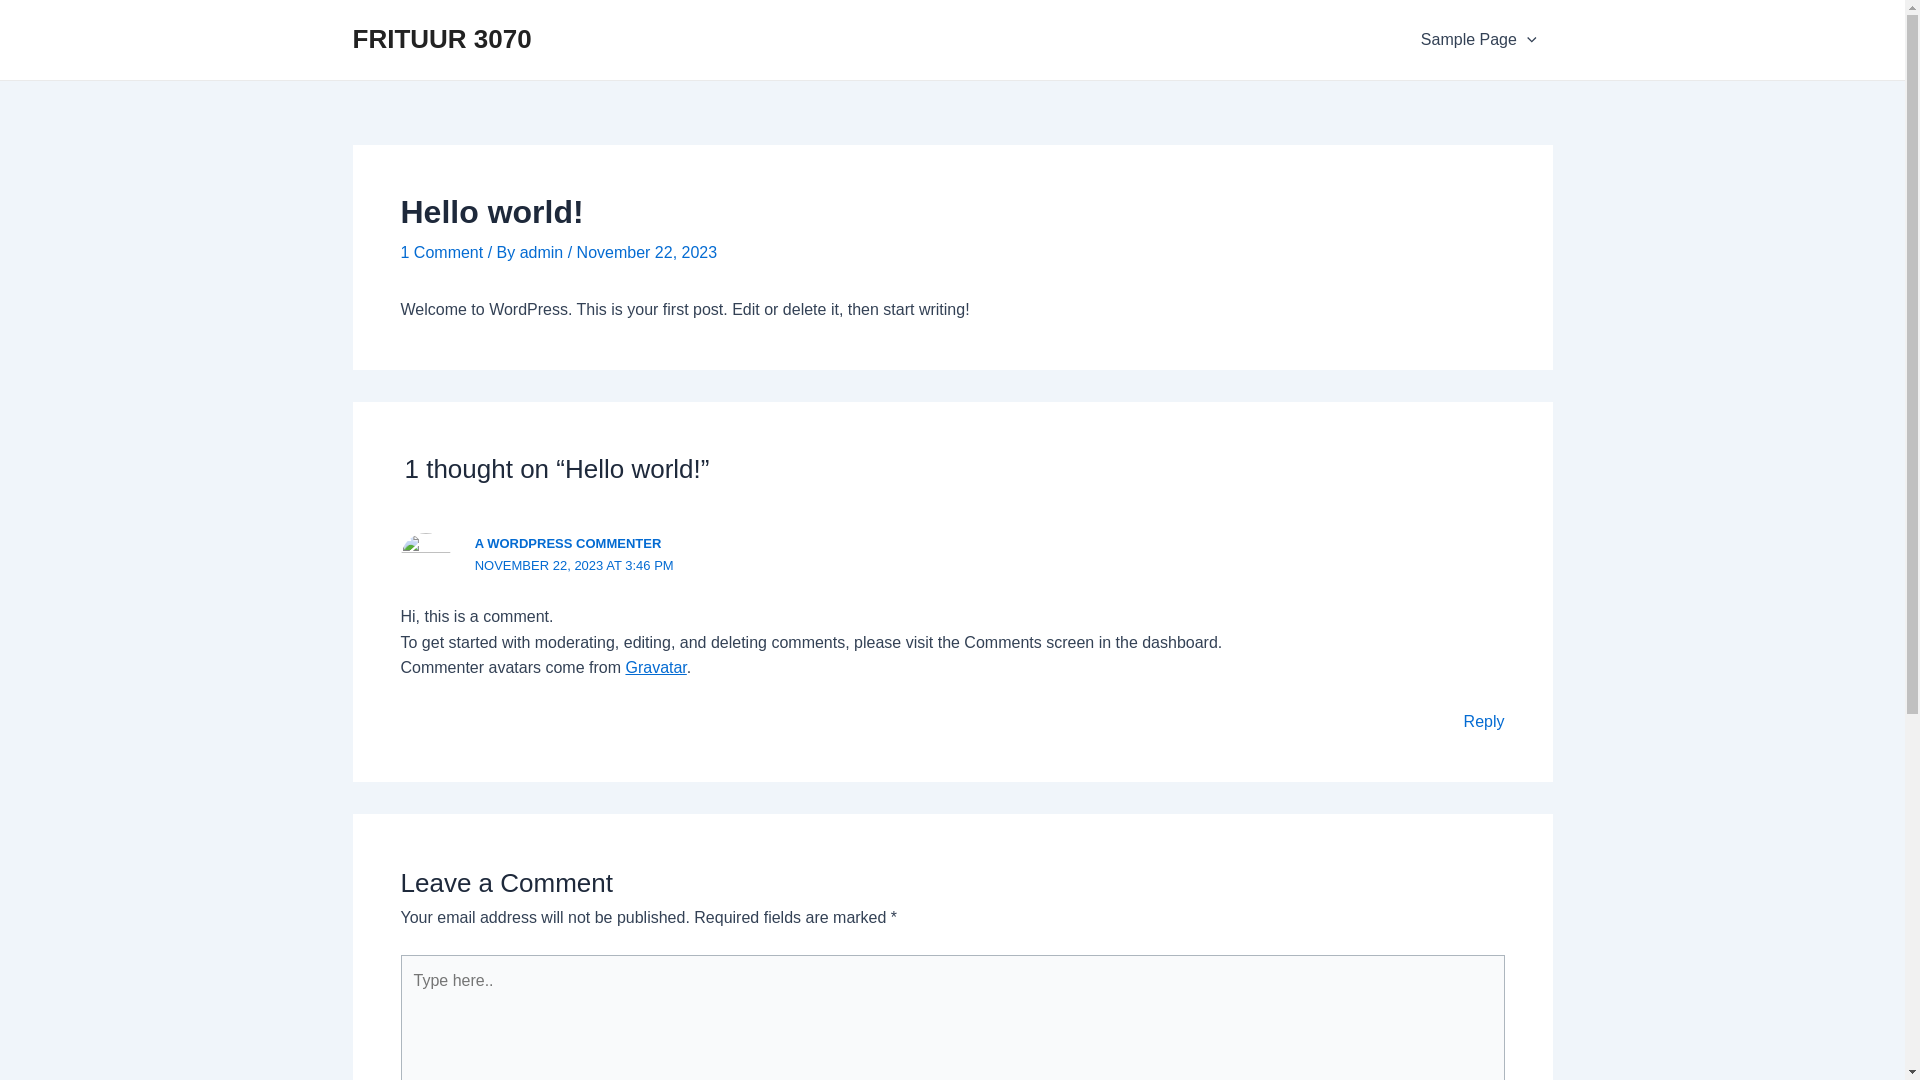 The width and height of the screenshot is (1920, 1080). Describe the element at coordinates (440, 251) in the screenshot. I see `'1 Comment'` at that location.